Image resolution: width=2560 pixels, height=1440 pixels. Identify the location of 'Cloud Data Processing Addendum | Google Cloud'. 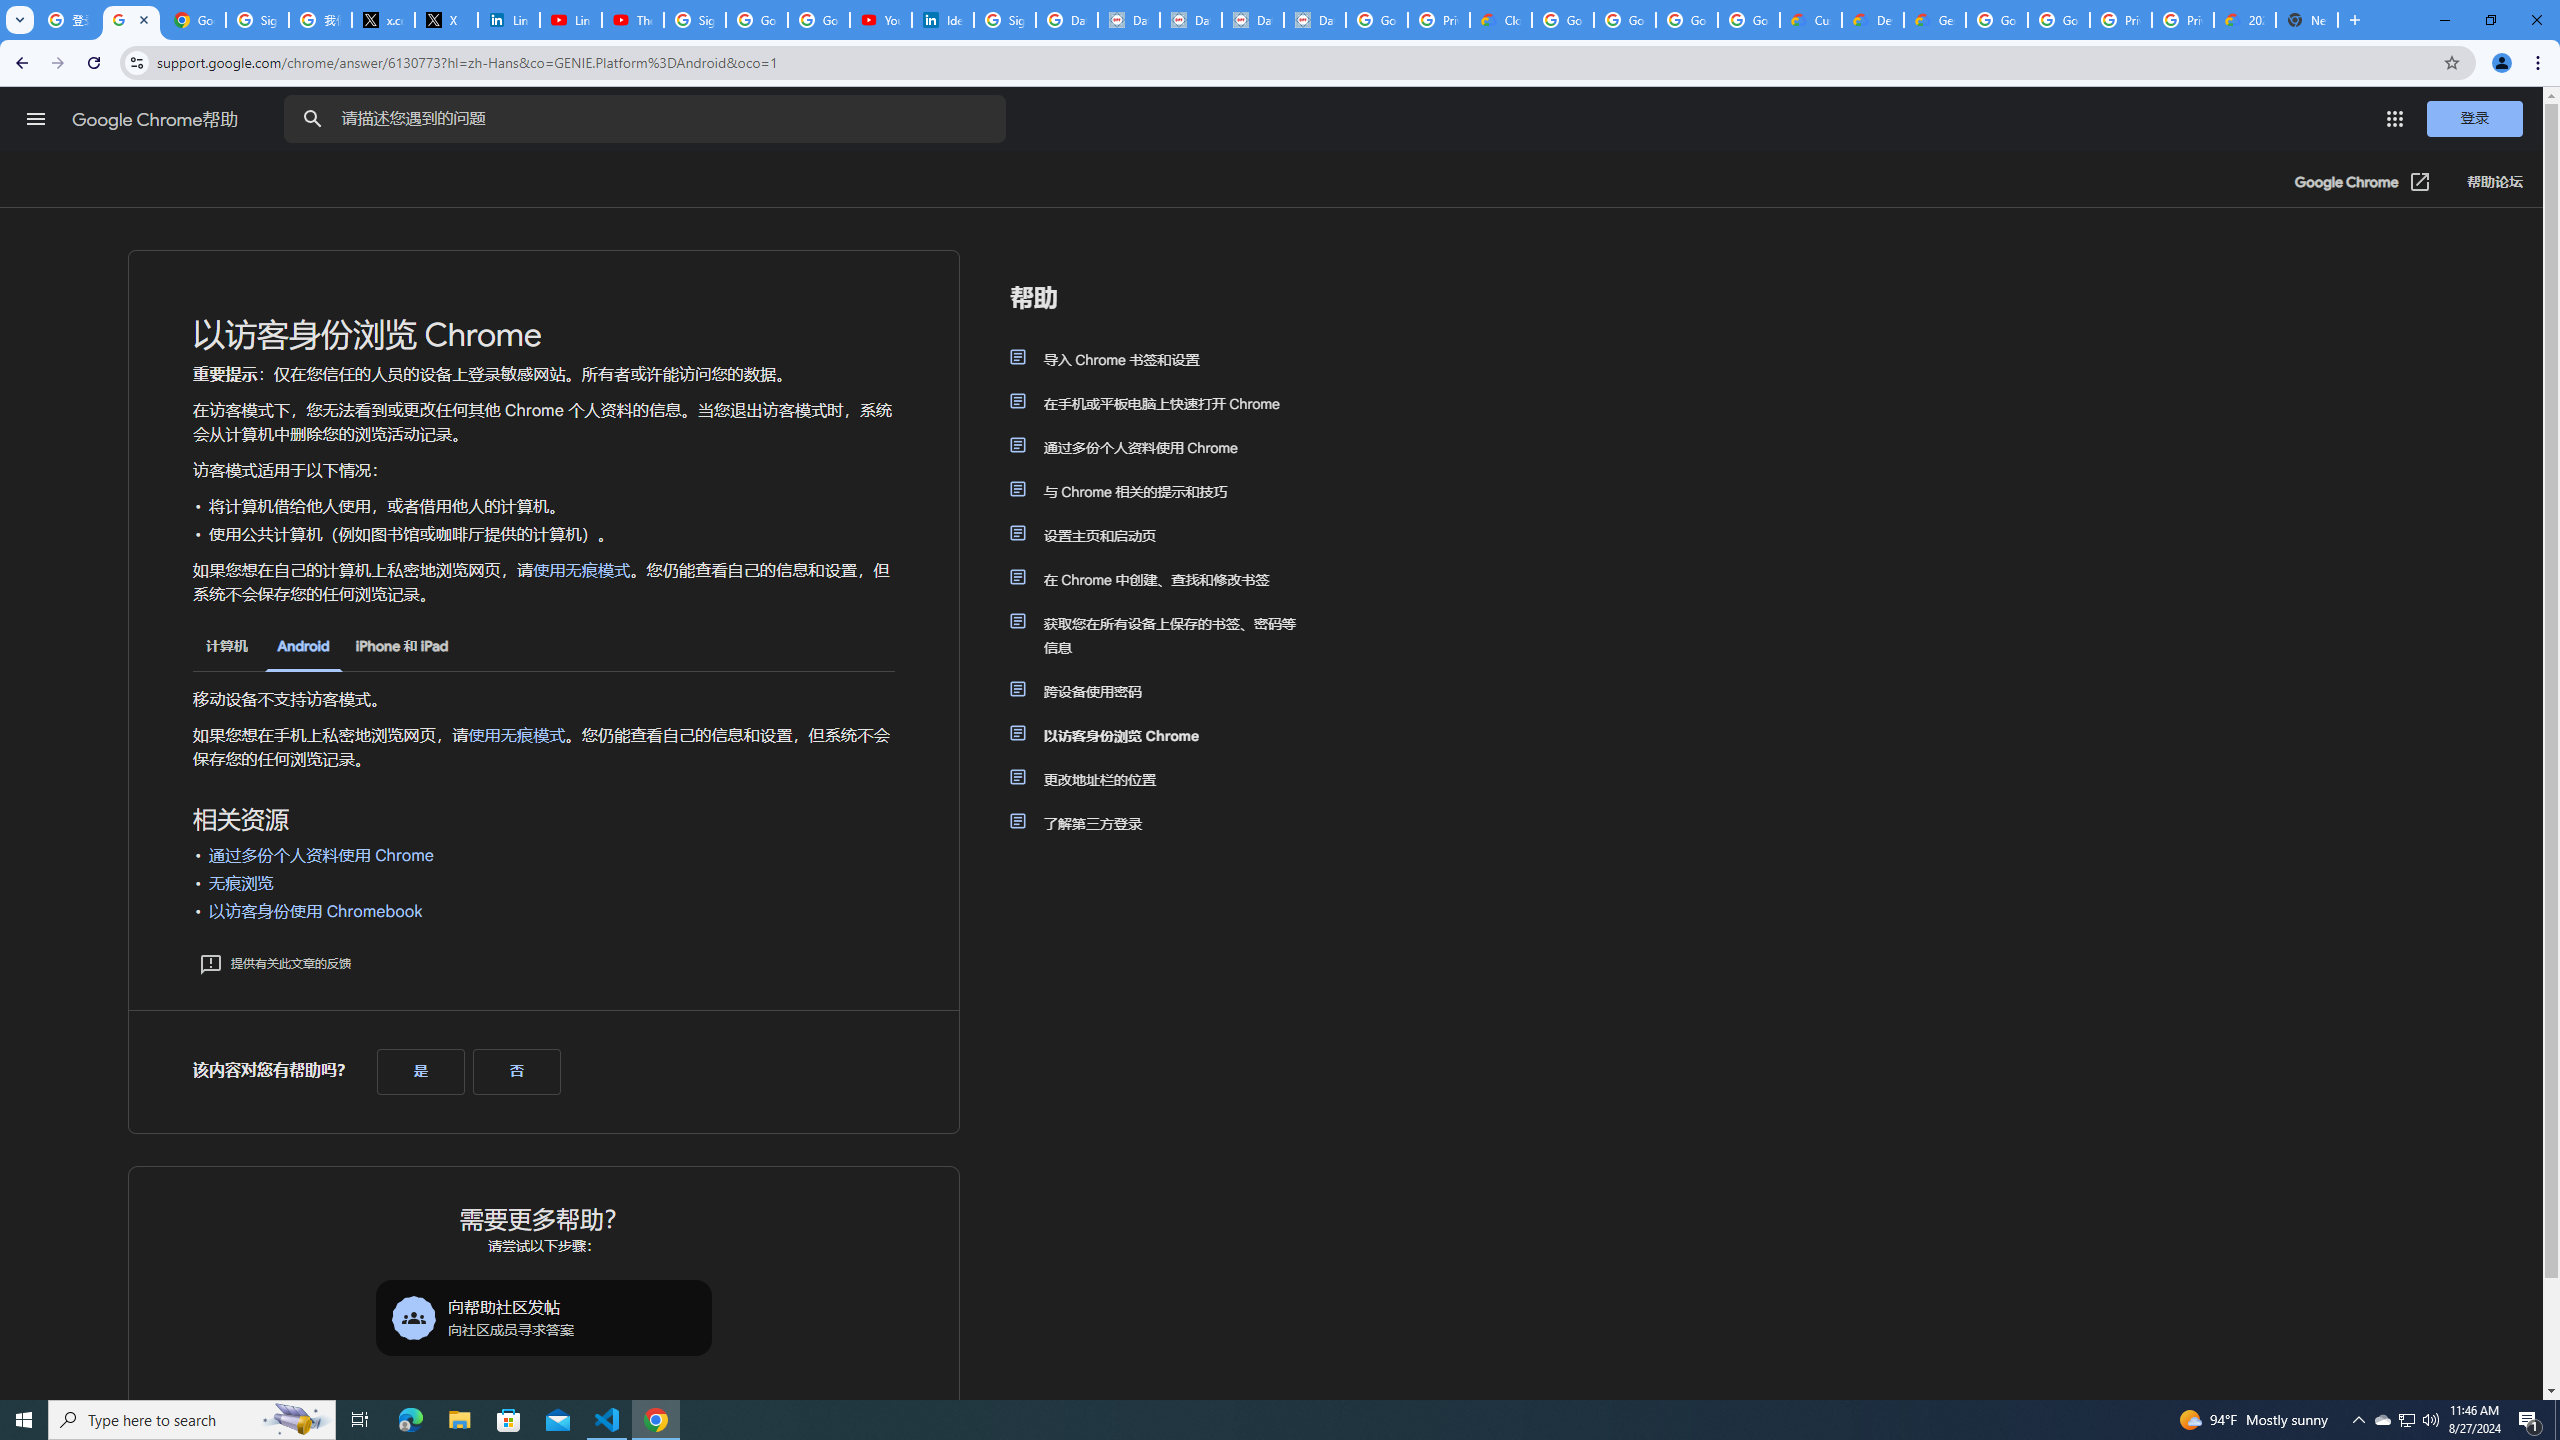
(1500, 19).